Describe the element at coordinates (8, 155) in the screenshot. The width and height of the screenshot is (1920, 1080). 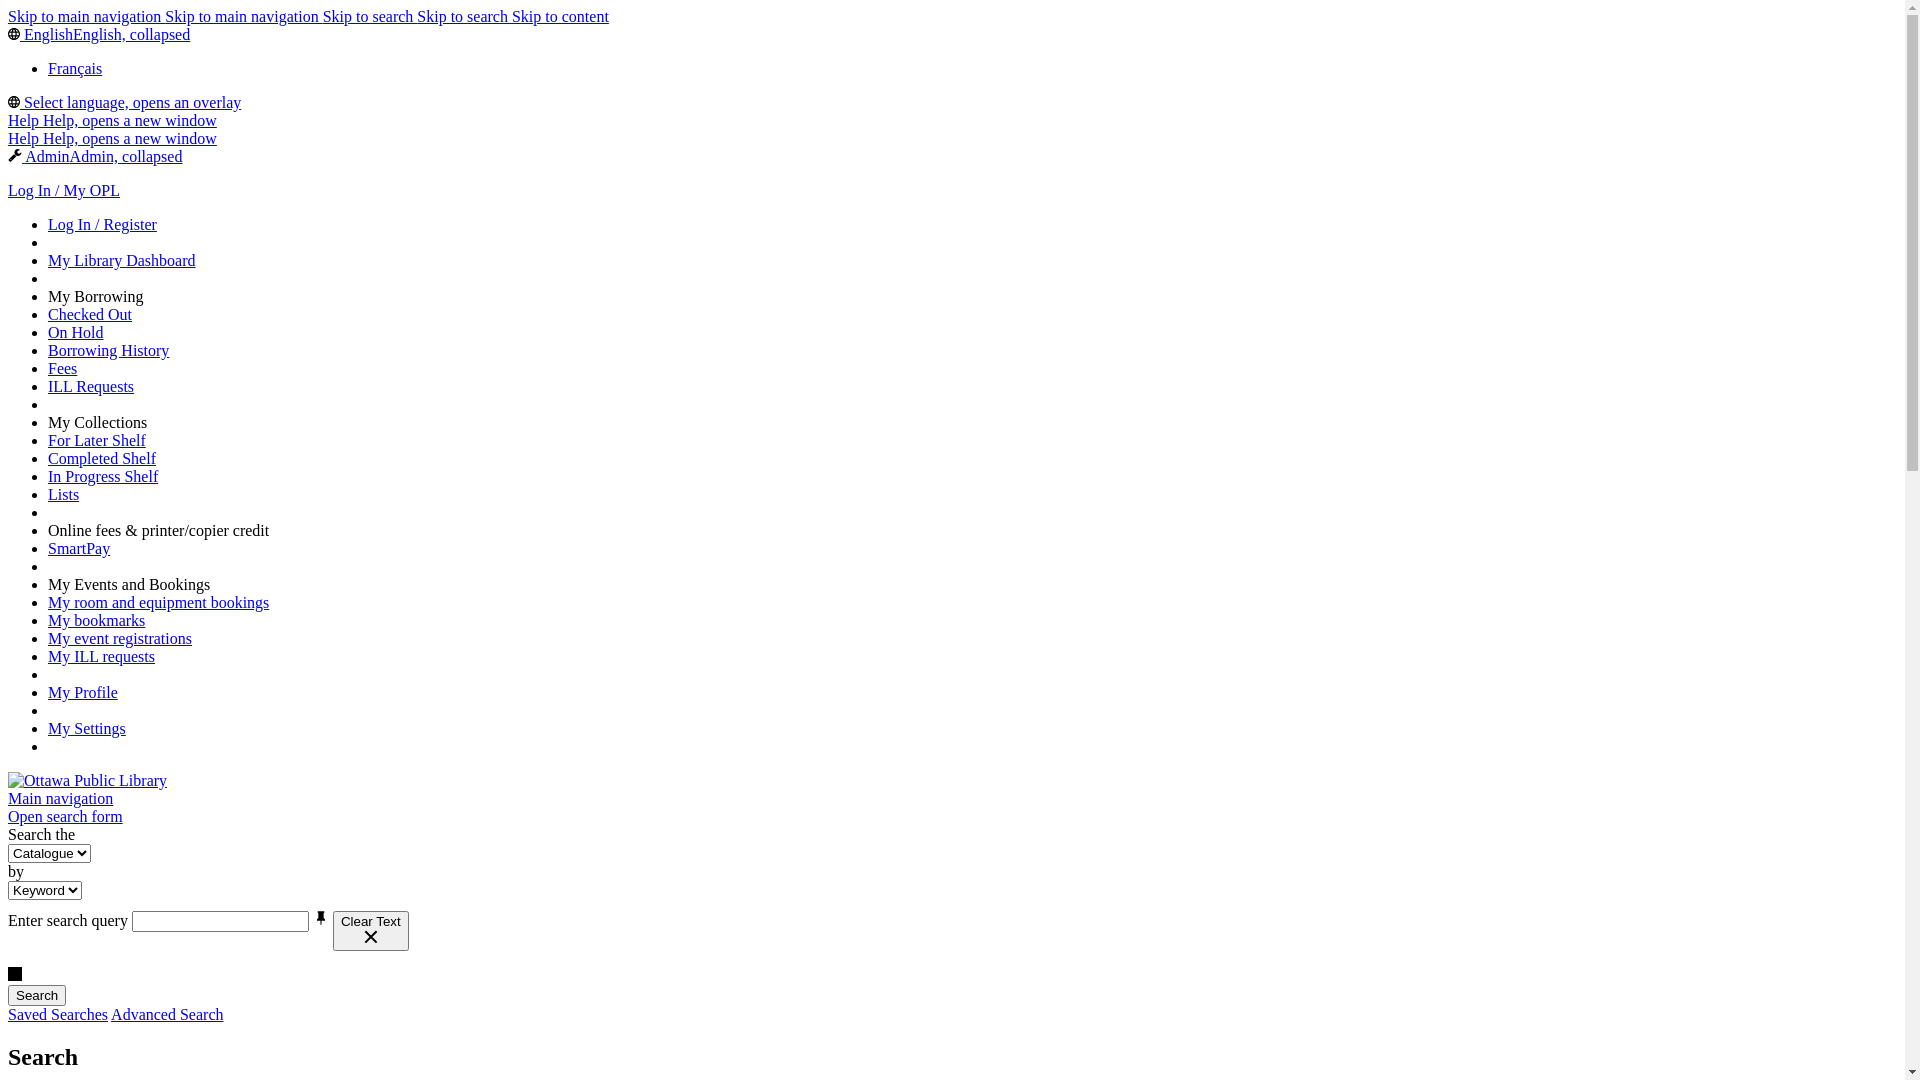
I see `'Admin AdminAdmin, collapsed'` at that location.